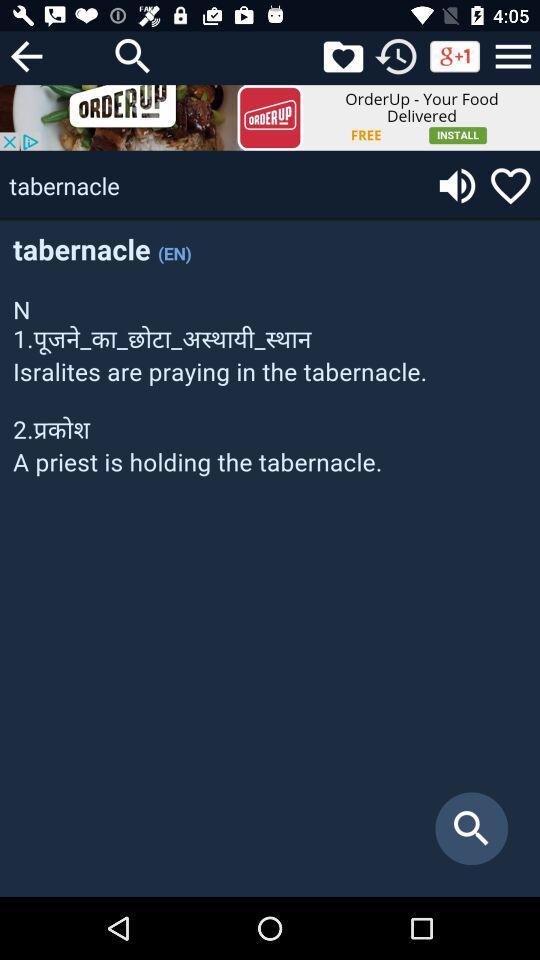 The width and height of the screenshot is (540, 960). What do you see at coordinates (396, 55) in the screenshot?
I see `the history icon` at bounding box center [396, 55].